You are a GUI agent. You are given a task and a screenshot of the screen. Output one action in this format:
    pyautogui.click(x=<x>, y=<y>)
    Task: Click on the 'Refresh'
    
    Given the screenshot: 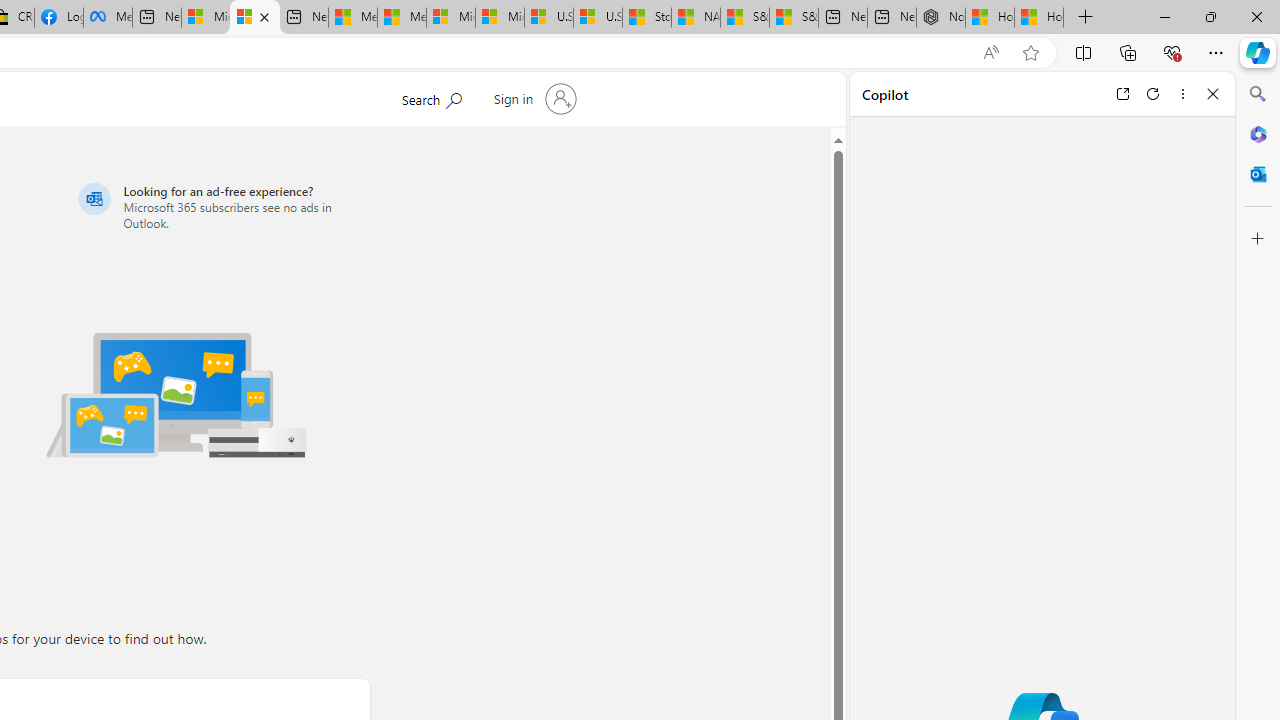 What is the action you would take?
    pyautogui.click(x=1153, y=93)
    